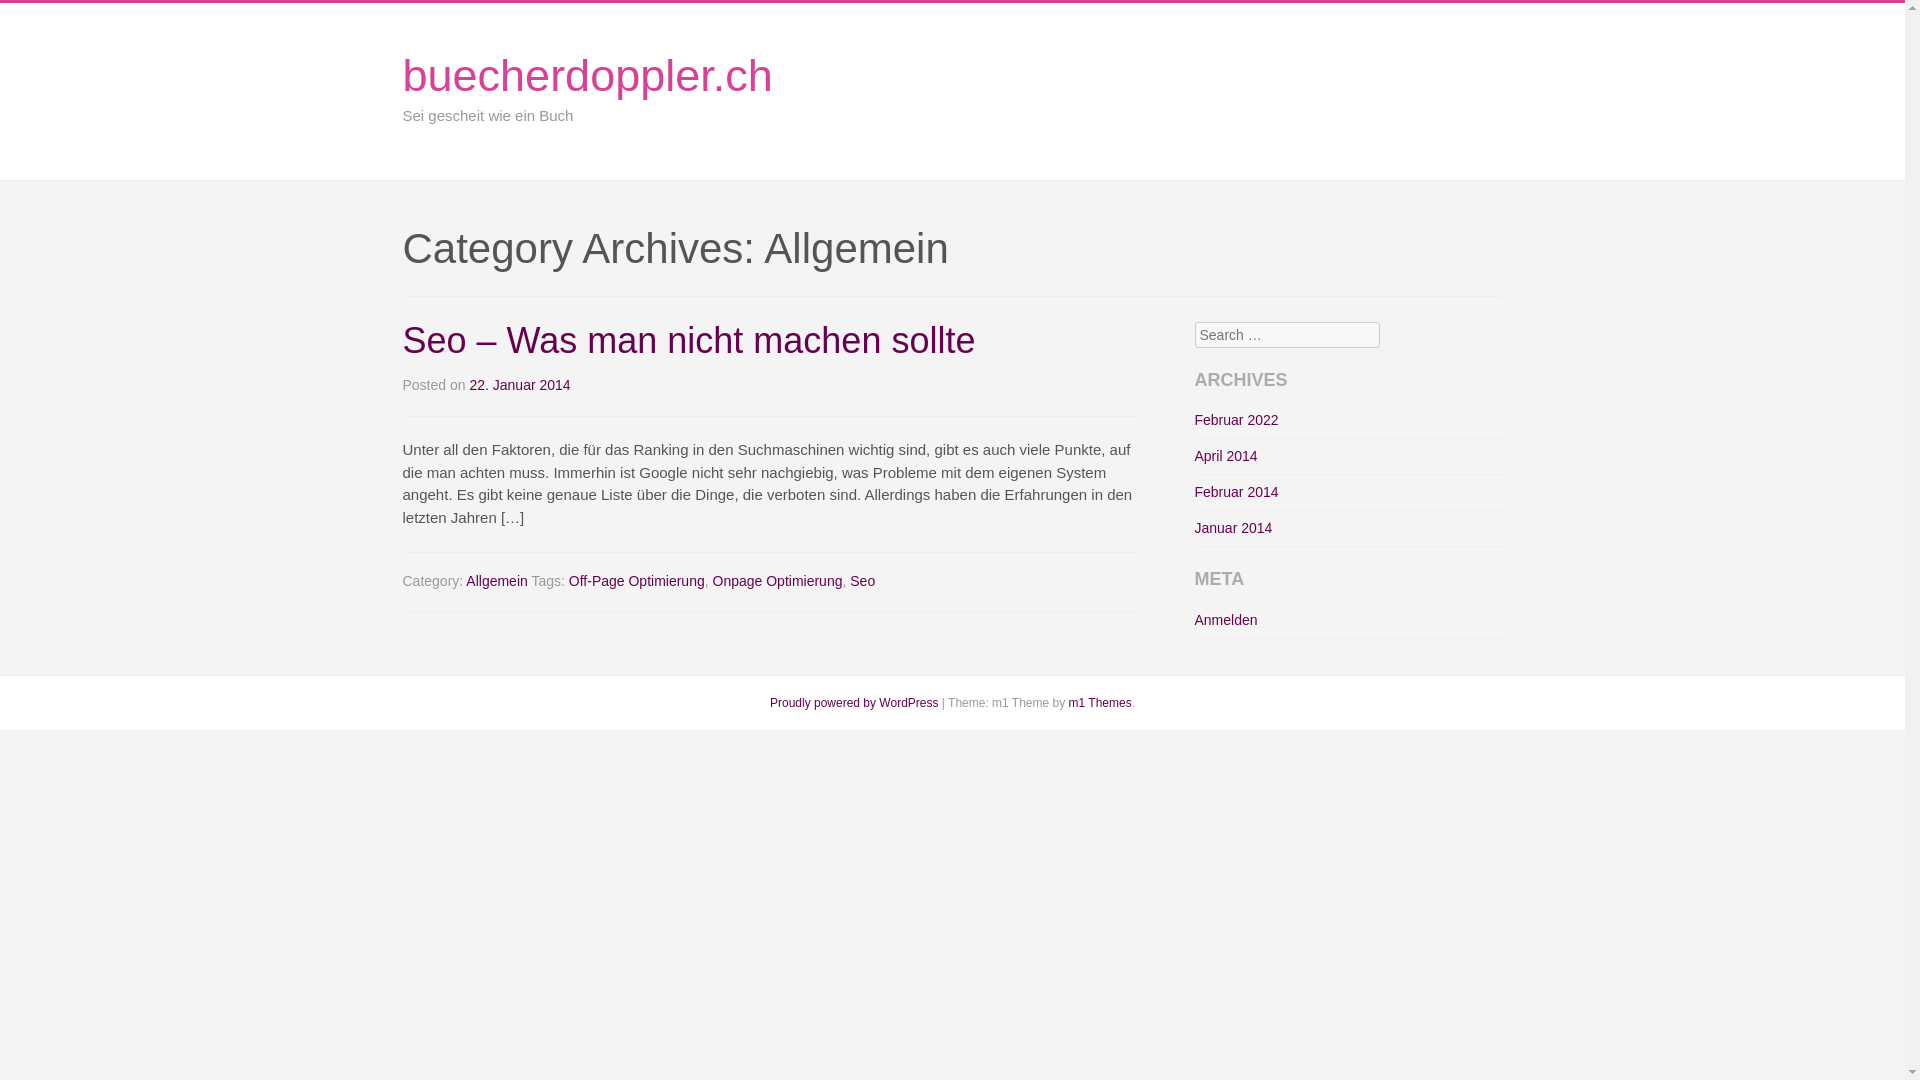  I want to click on 'buecherdoppler.ch', so click(585, 74).